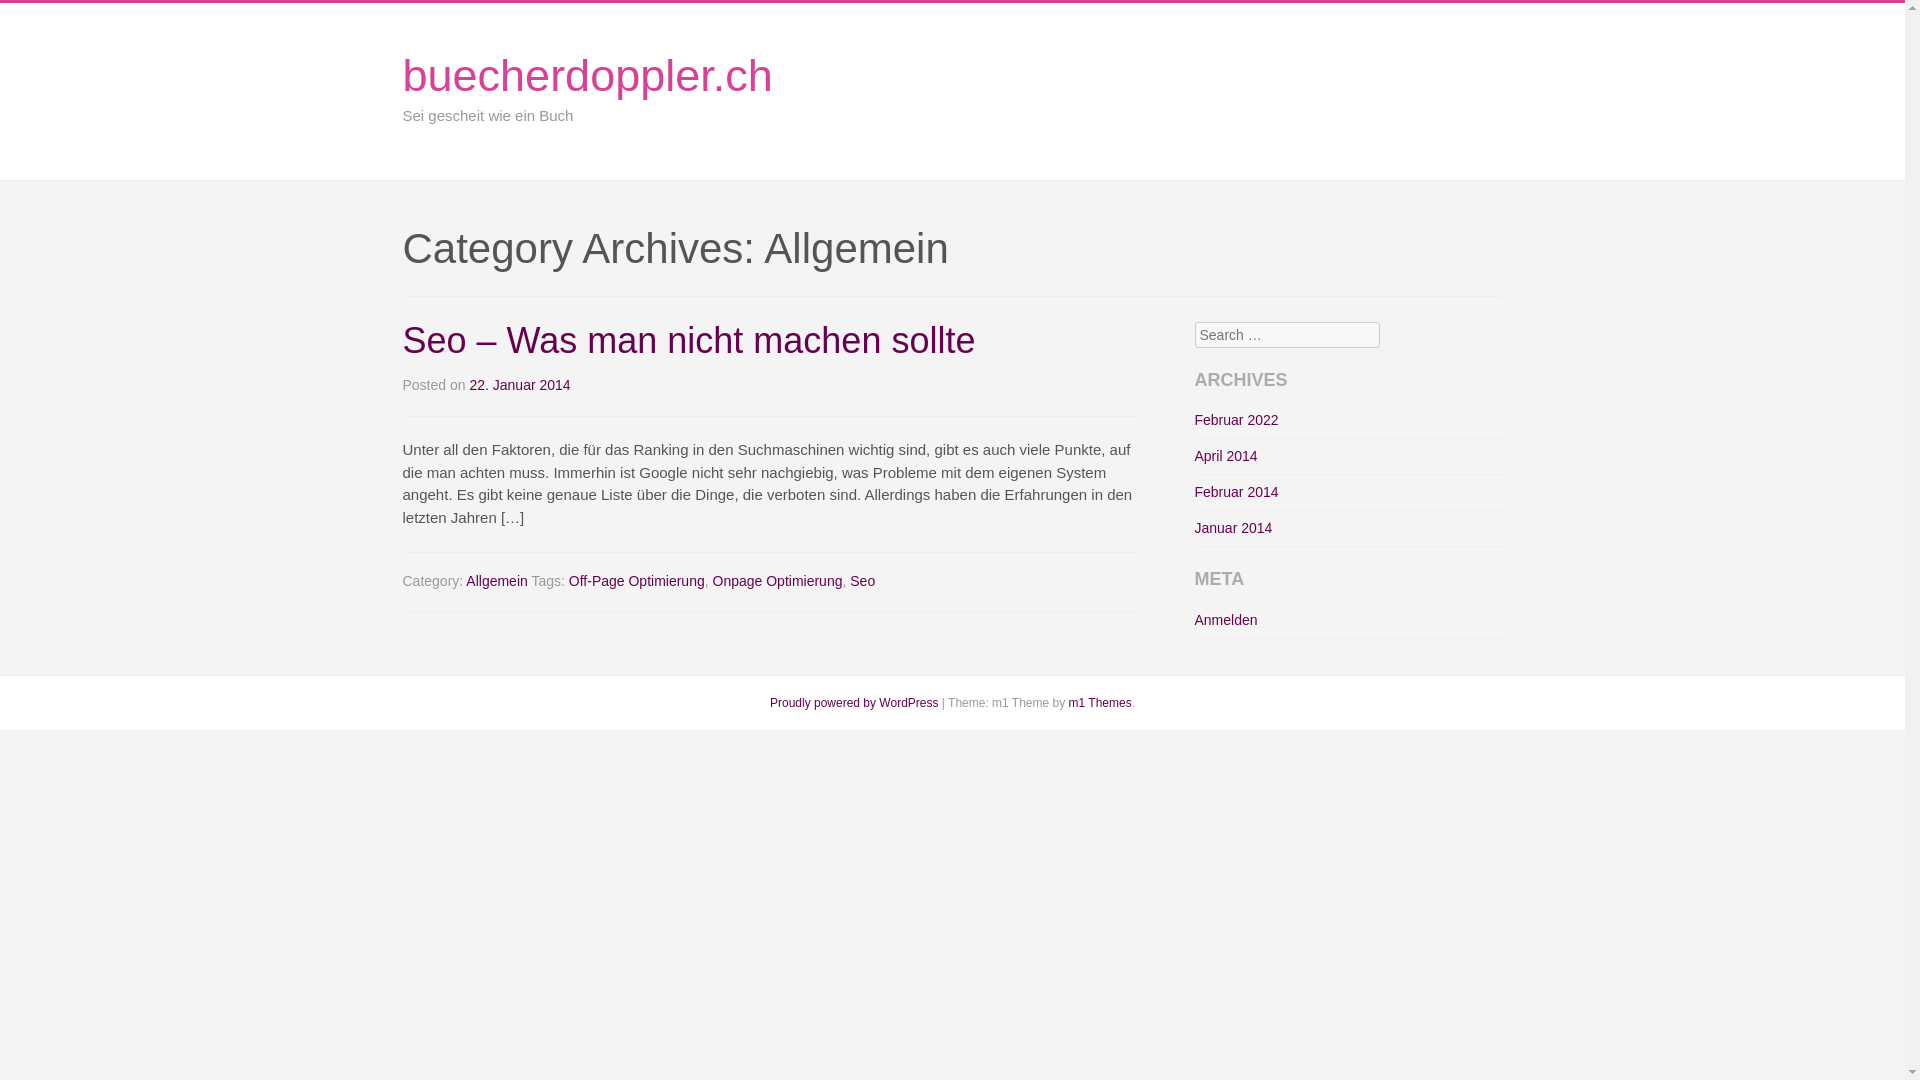  I want to click on 'buecherdoppler.ch', so click(585, 74).